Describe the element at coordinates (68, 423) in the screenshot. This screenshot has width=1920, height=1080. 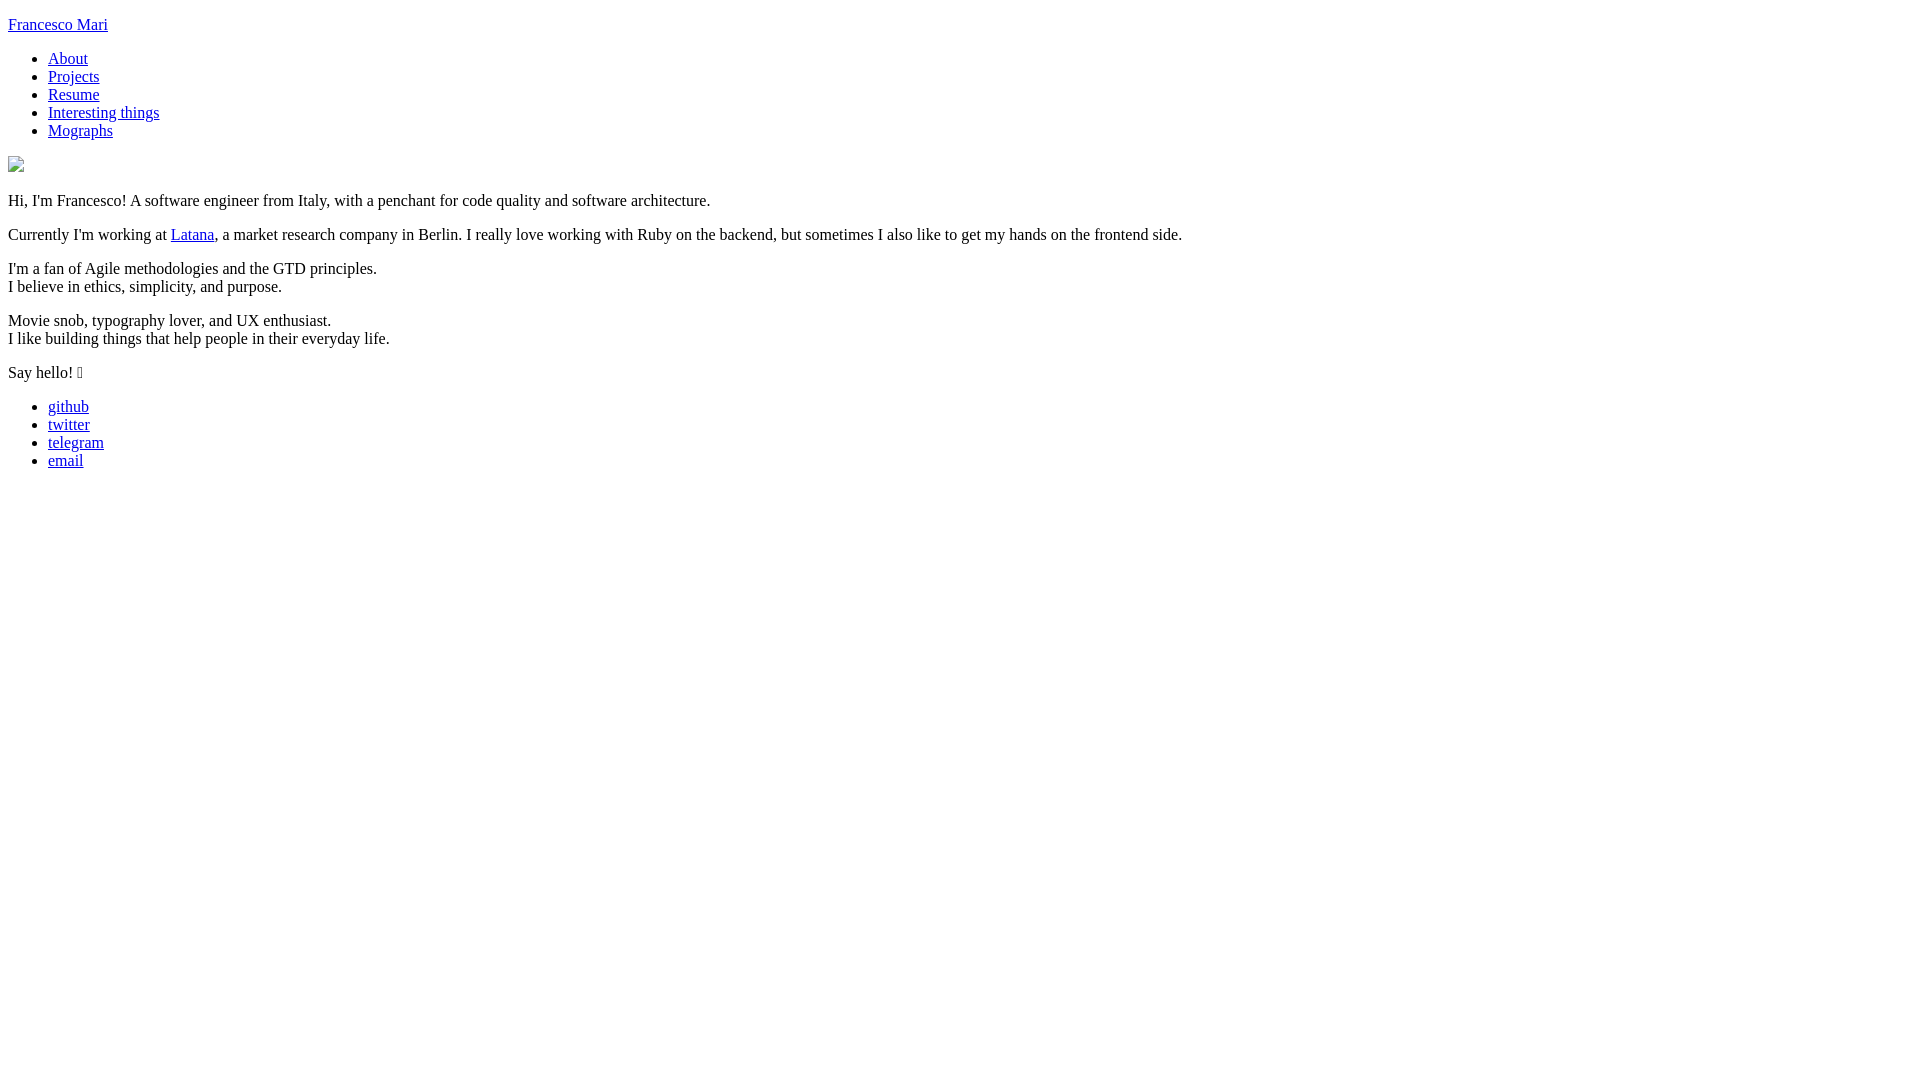
I see `'twitter'` at that location.